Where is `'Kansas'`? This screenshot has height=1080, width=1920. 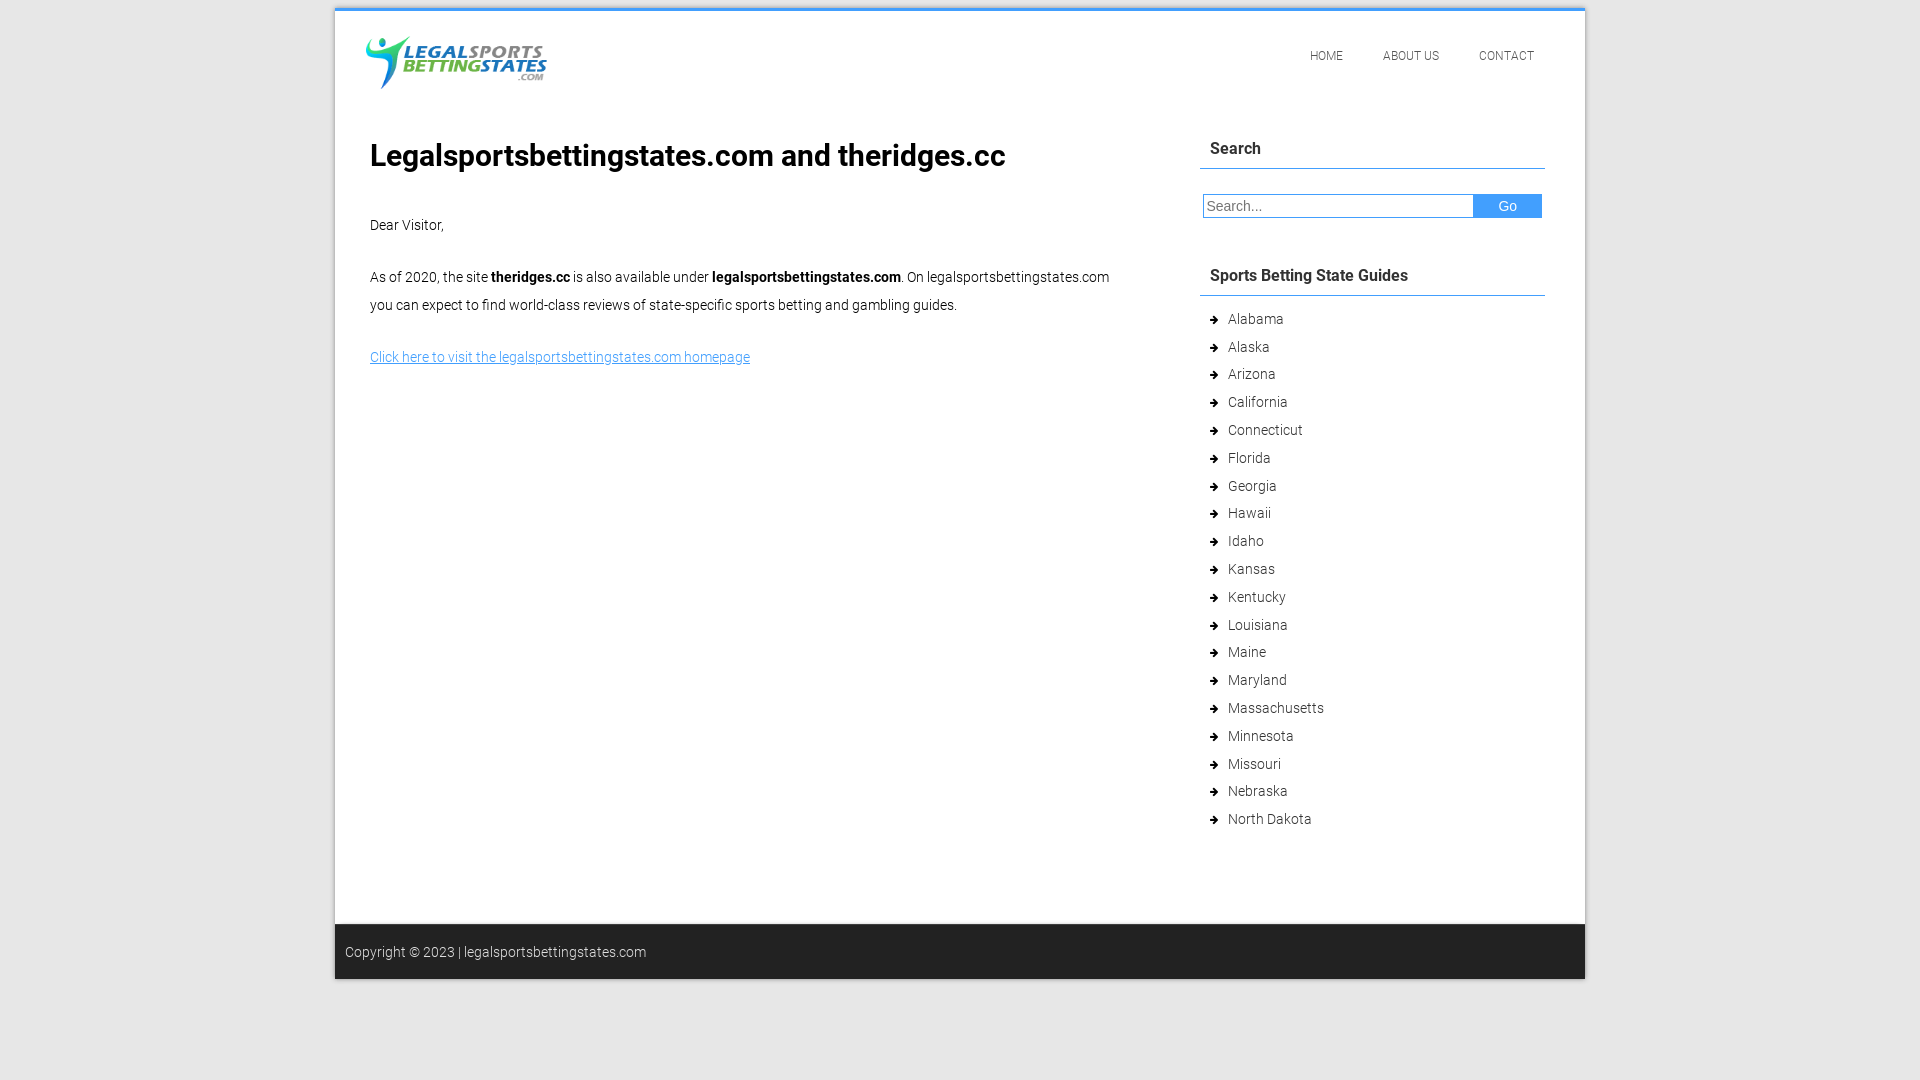
'Kansas' is located at coordinates (1250, 569).